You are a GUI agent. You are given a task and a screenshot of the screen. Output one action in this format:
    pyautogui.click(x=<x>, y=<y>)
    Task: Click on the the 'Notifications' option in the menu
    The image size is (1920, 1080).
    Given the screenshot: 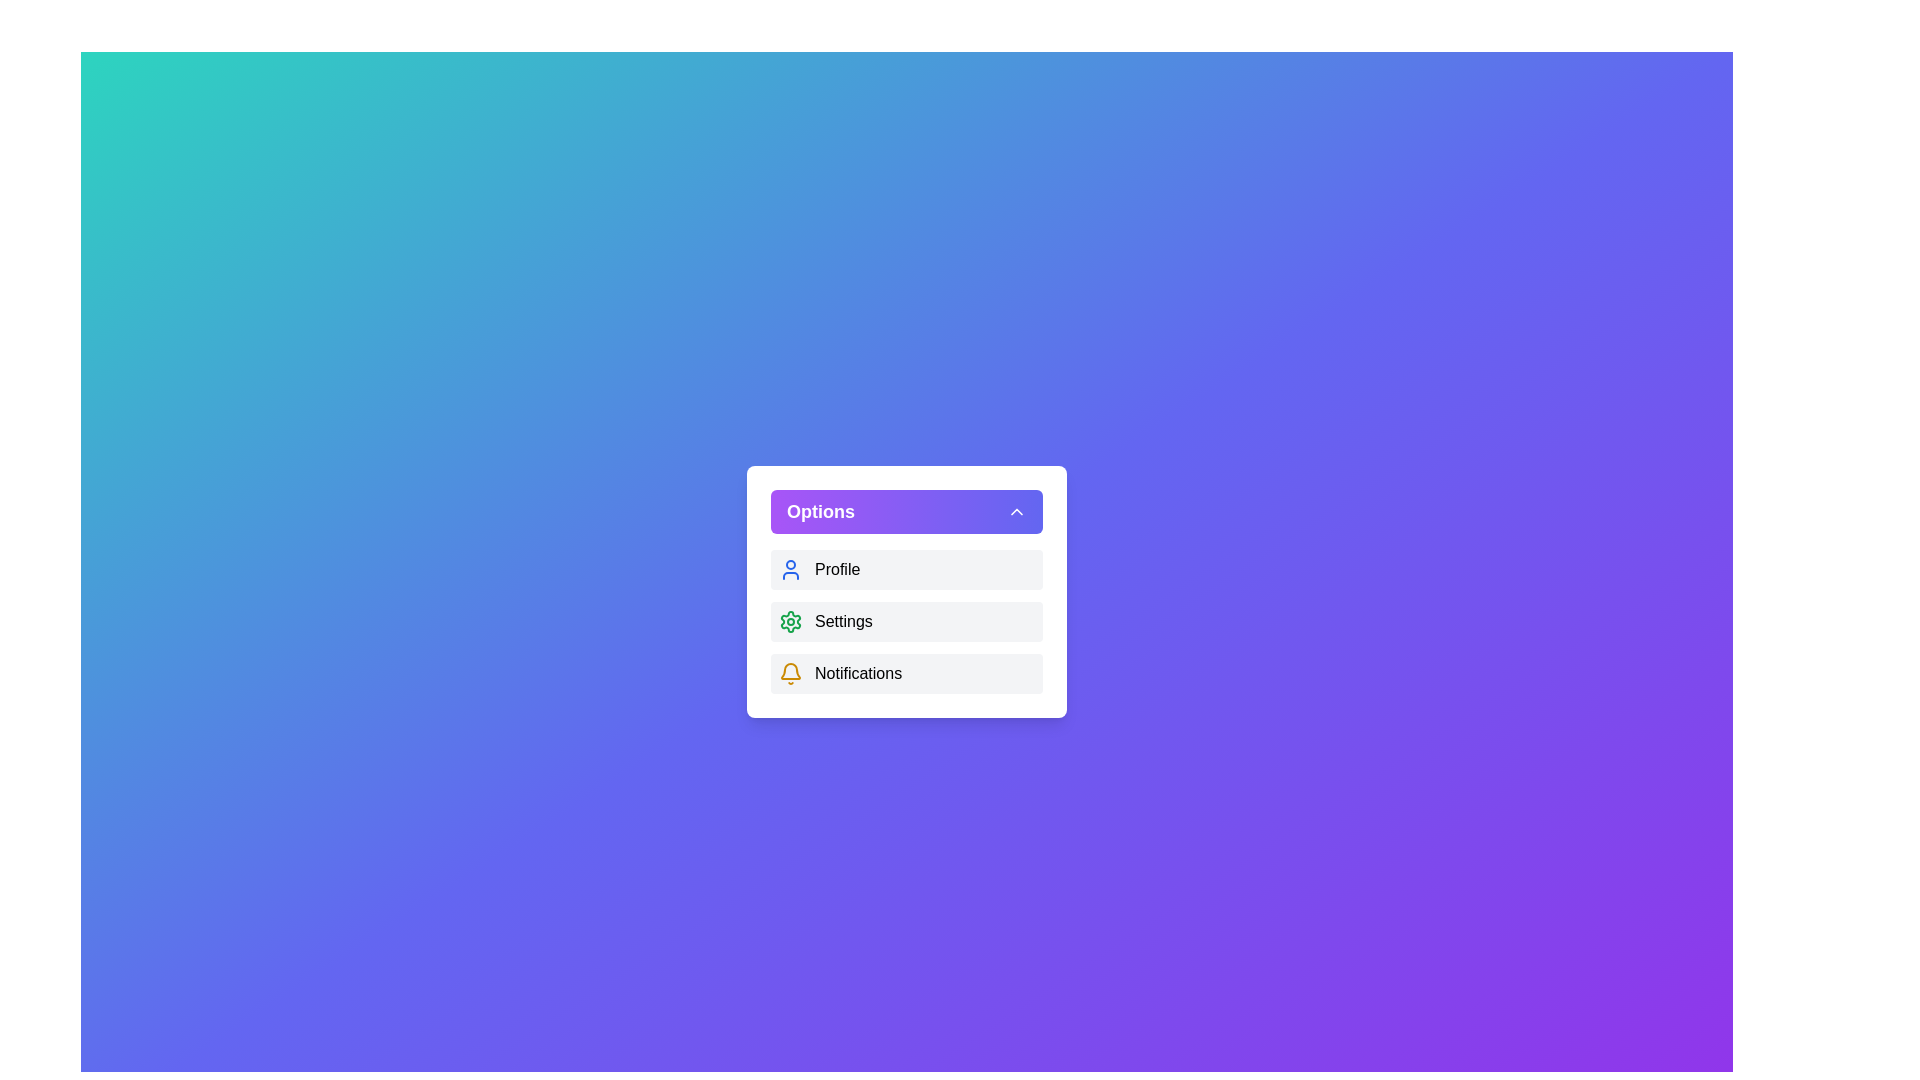 What is the action you would take?
    pyautogui.click(x=906, y=674)
    